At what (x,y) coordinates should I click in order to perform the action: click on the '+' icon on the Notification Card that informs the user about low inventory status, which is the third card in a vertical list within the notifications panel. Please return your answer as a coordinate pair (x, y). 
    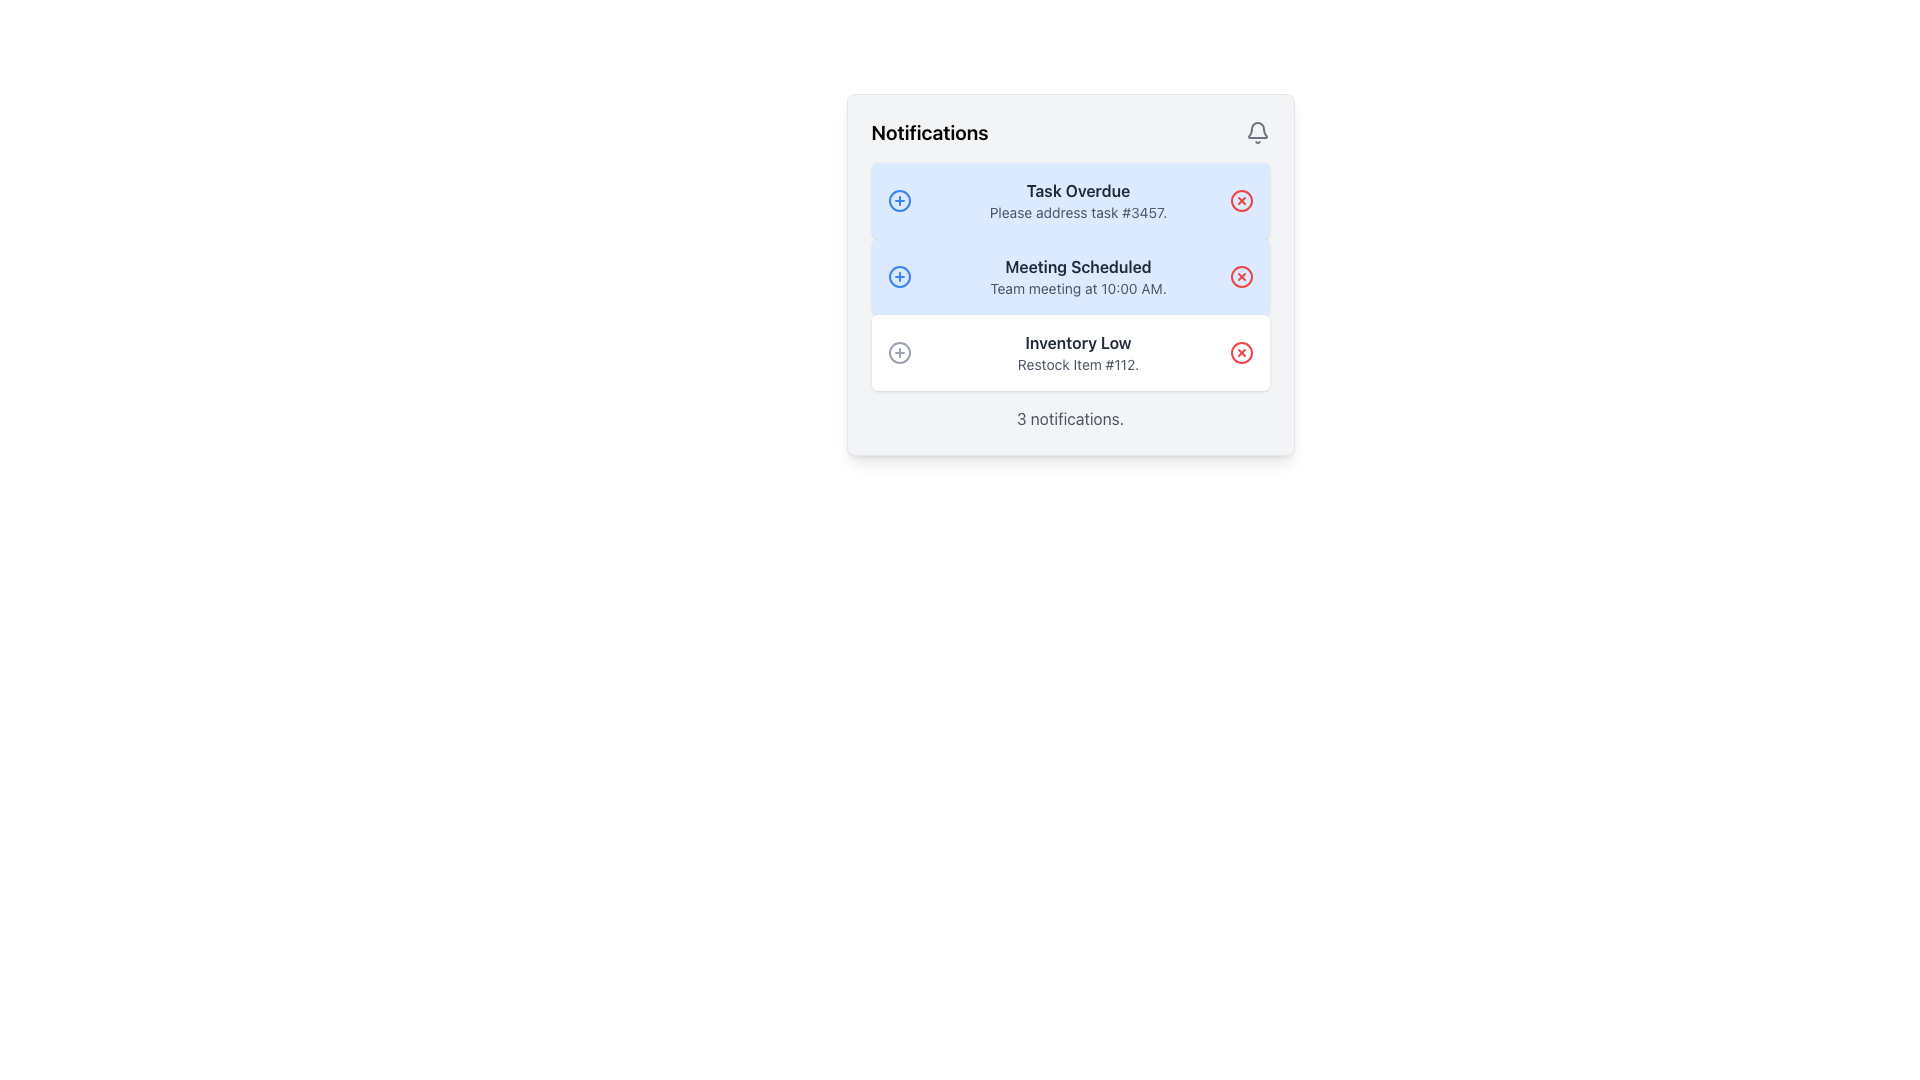
    Looking at the image, I should click on (1069, 352).